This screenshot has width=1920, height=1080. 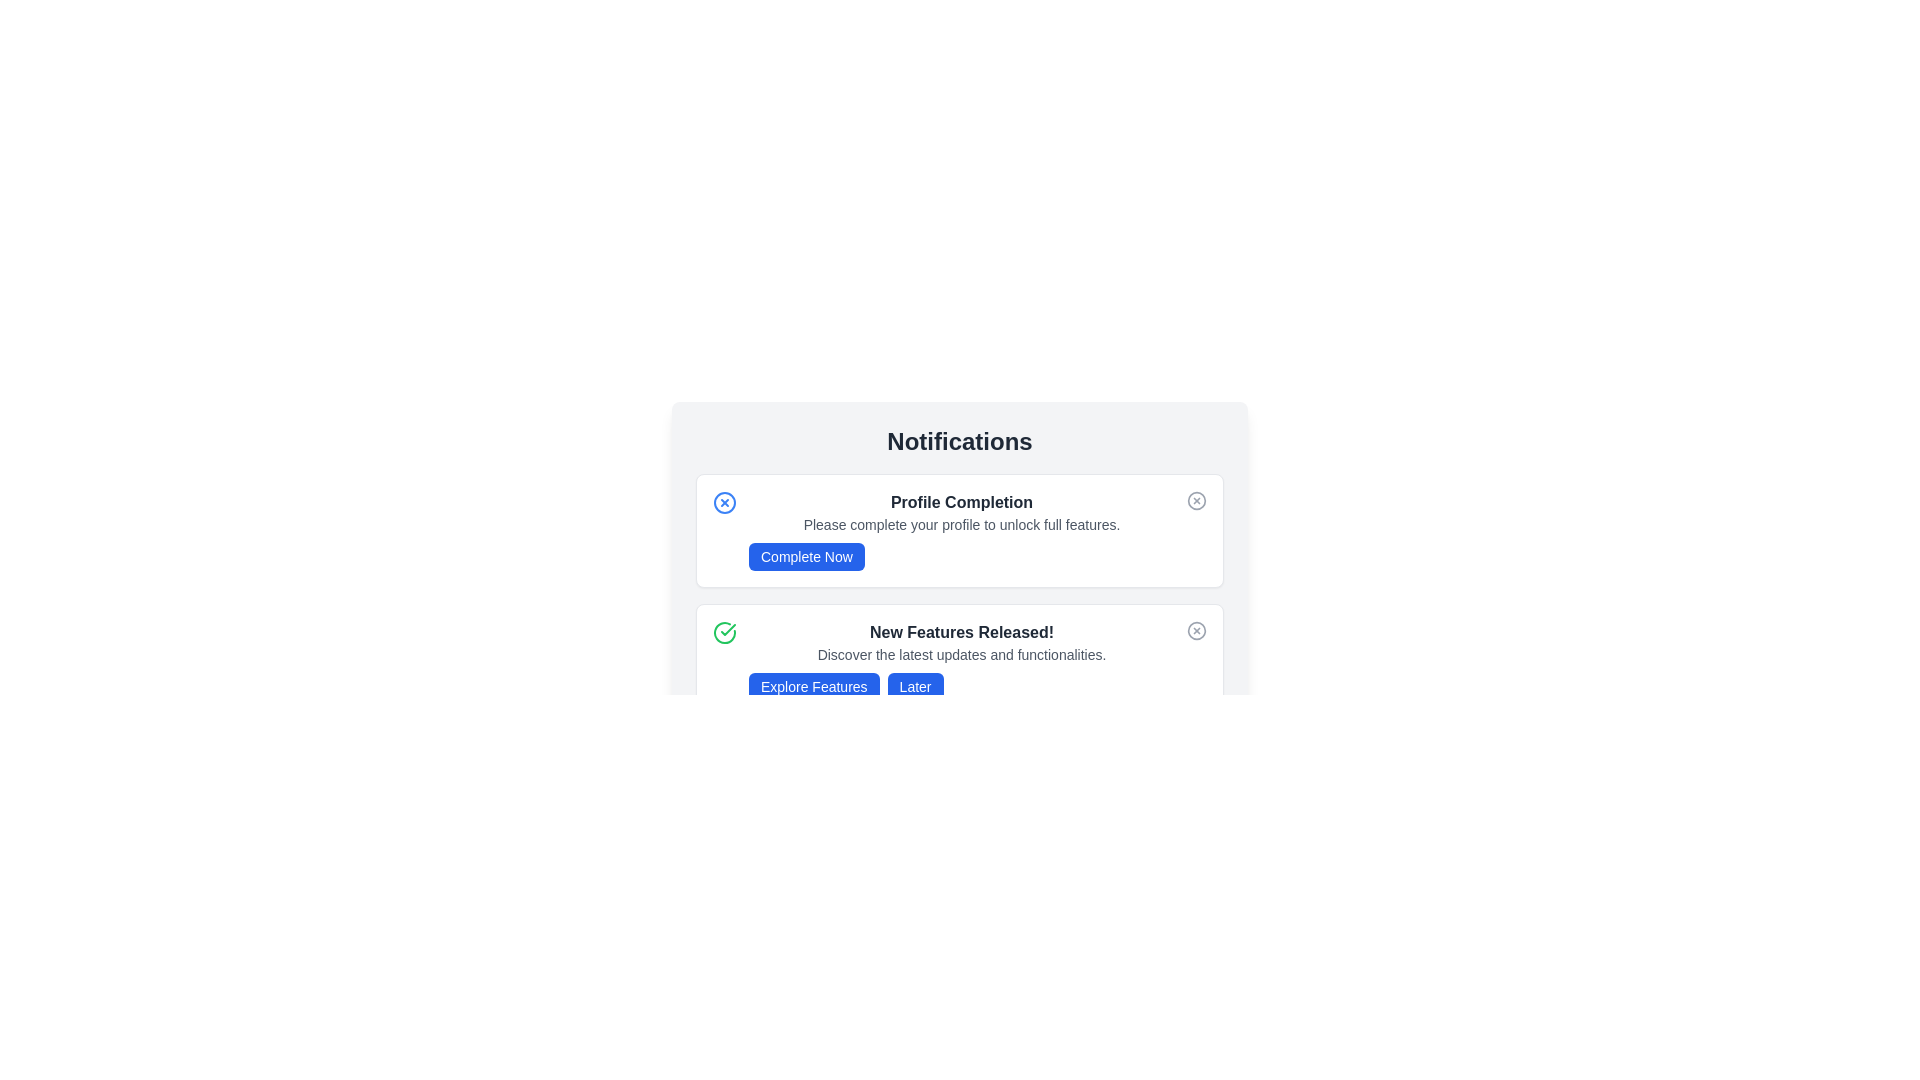 I want to click on the notification icon to interact with it. Specify the notification type as info, so click(x=723, y=501).